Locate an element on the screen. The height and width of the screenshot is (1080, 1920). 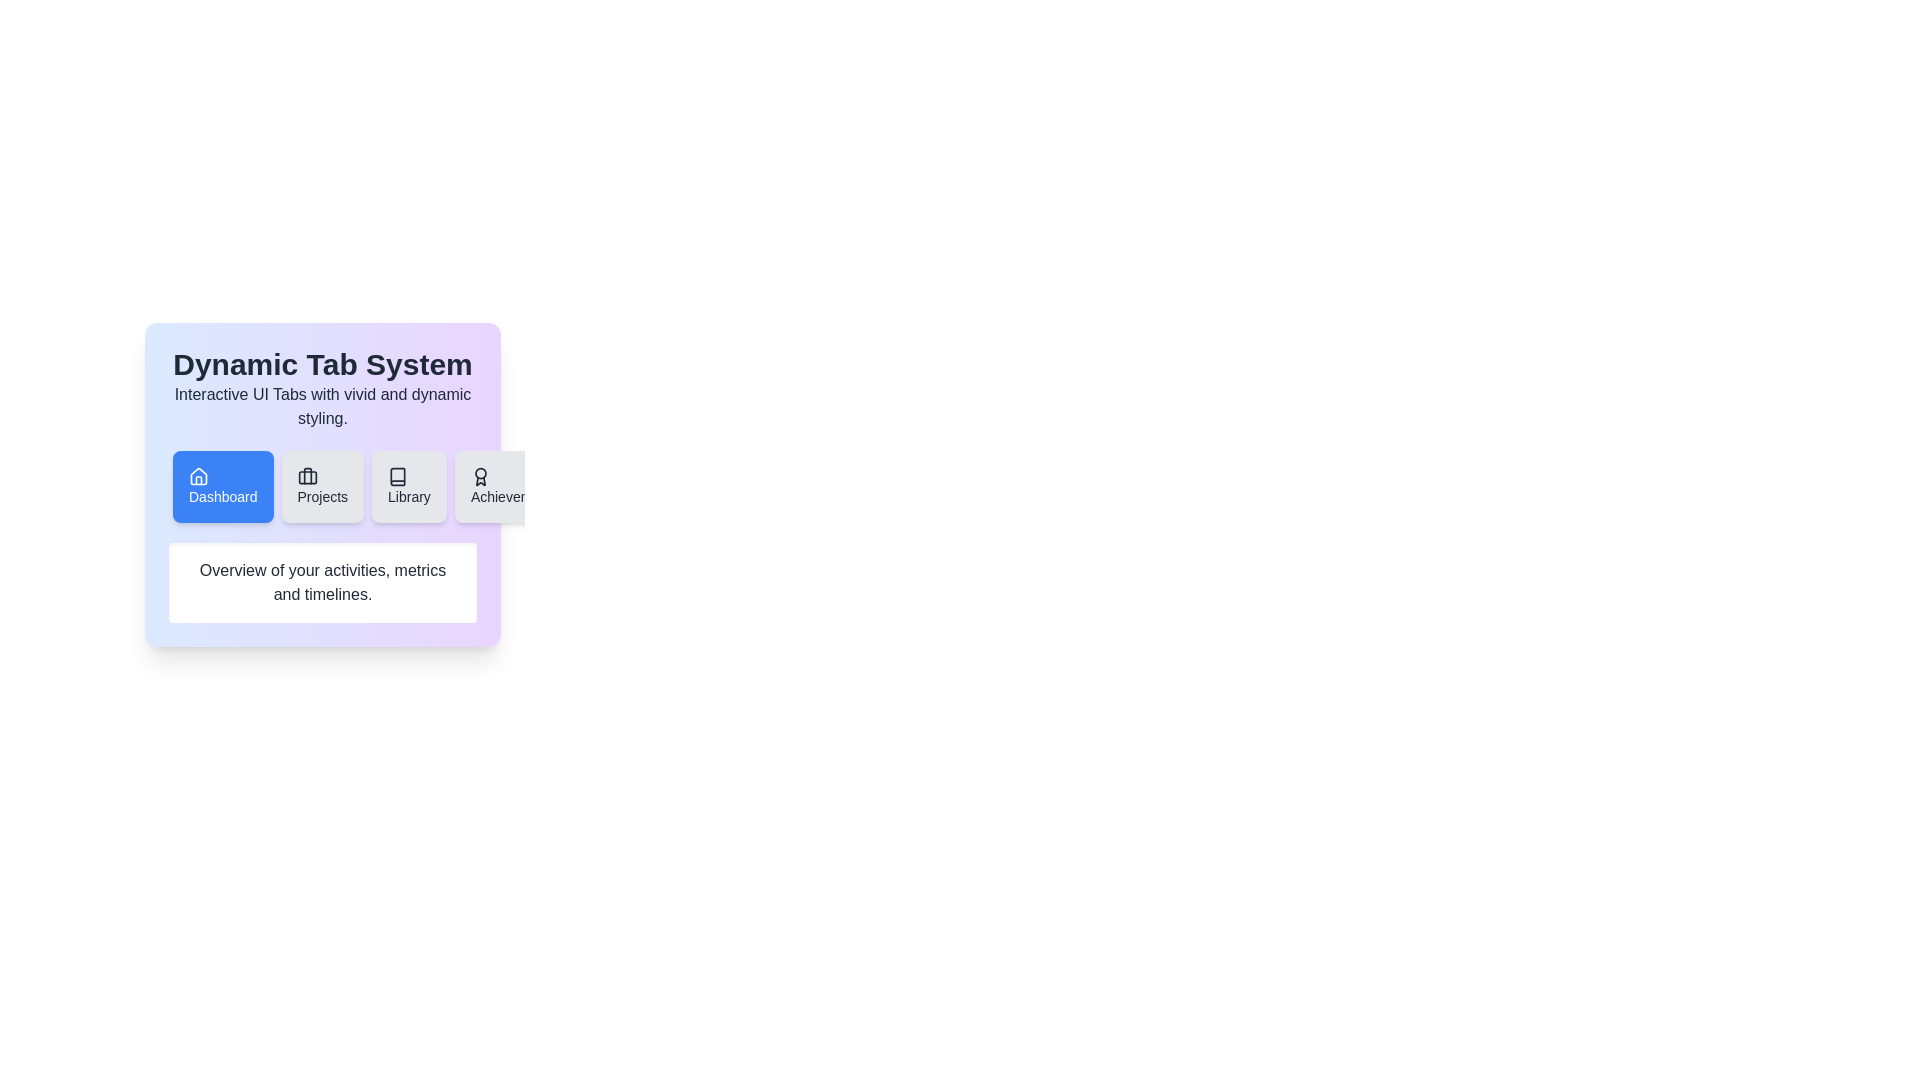
the tab labeled Library is located at coordinates (408, 486).